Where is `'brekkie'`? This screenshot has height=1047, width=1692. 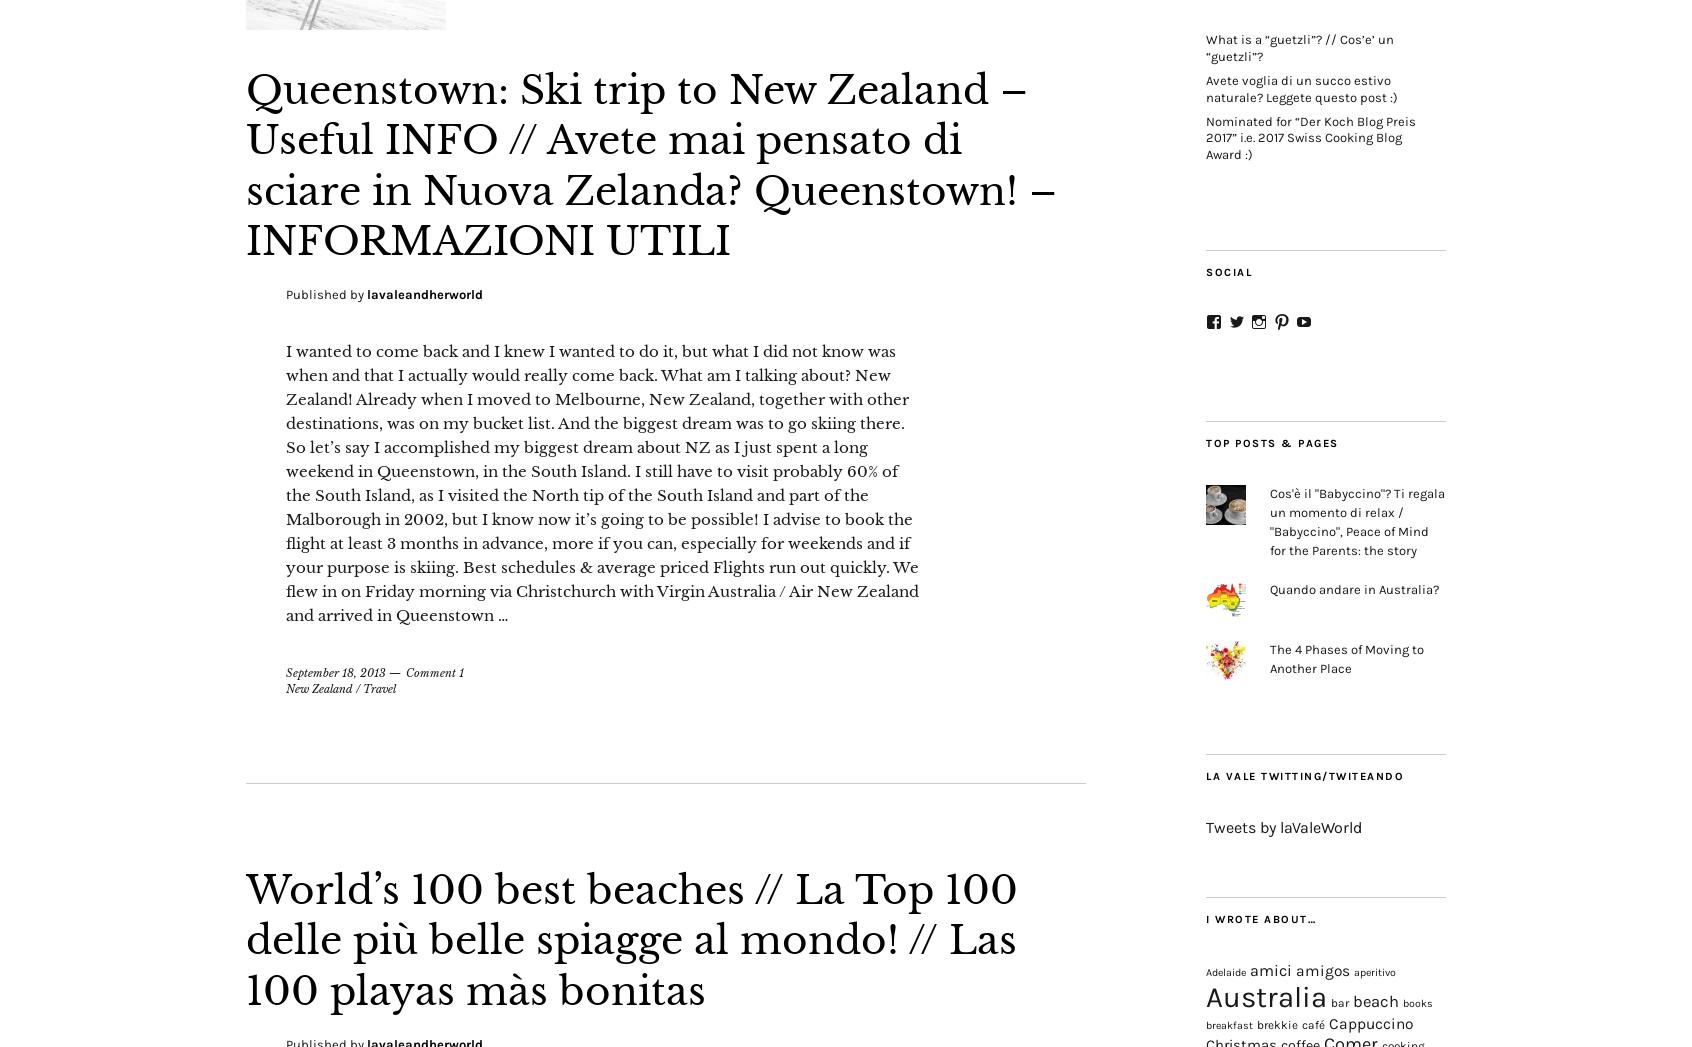
'brekkie' is located at coordinates (1276, 1025).